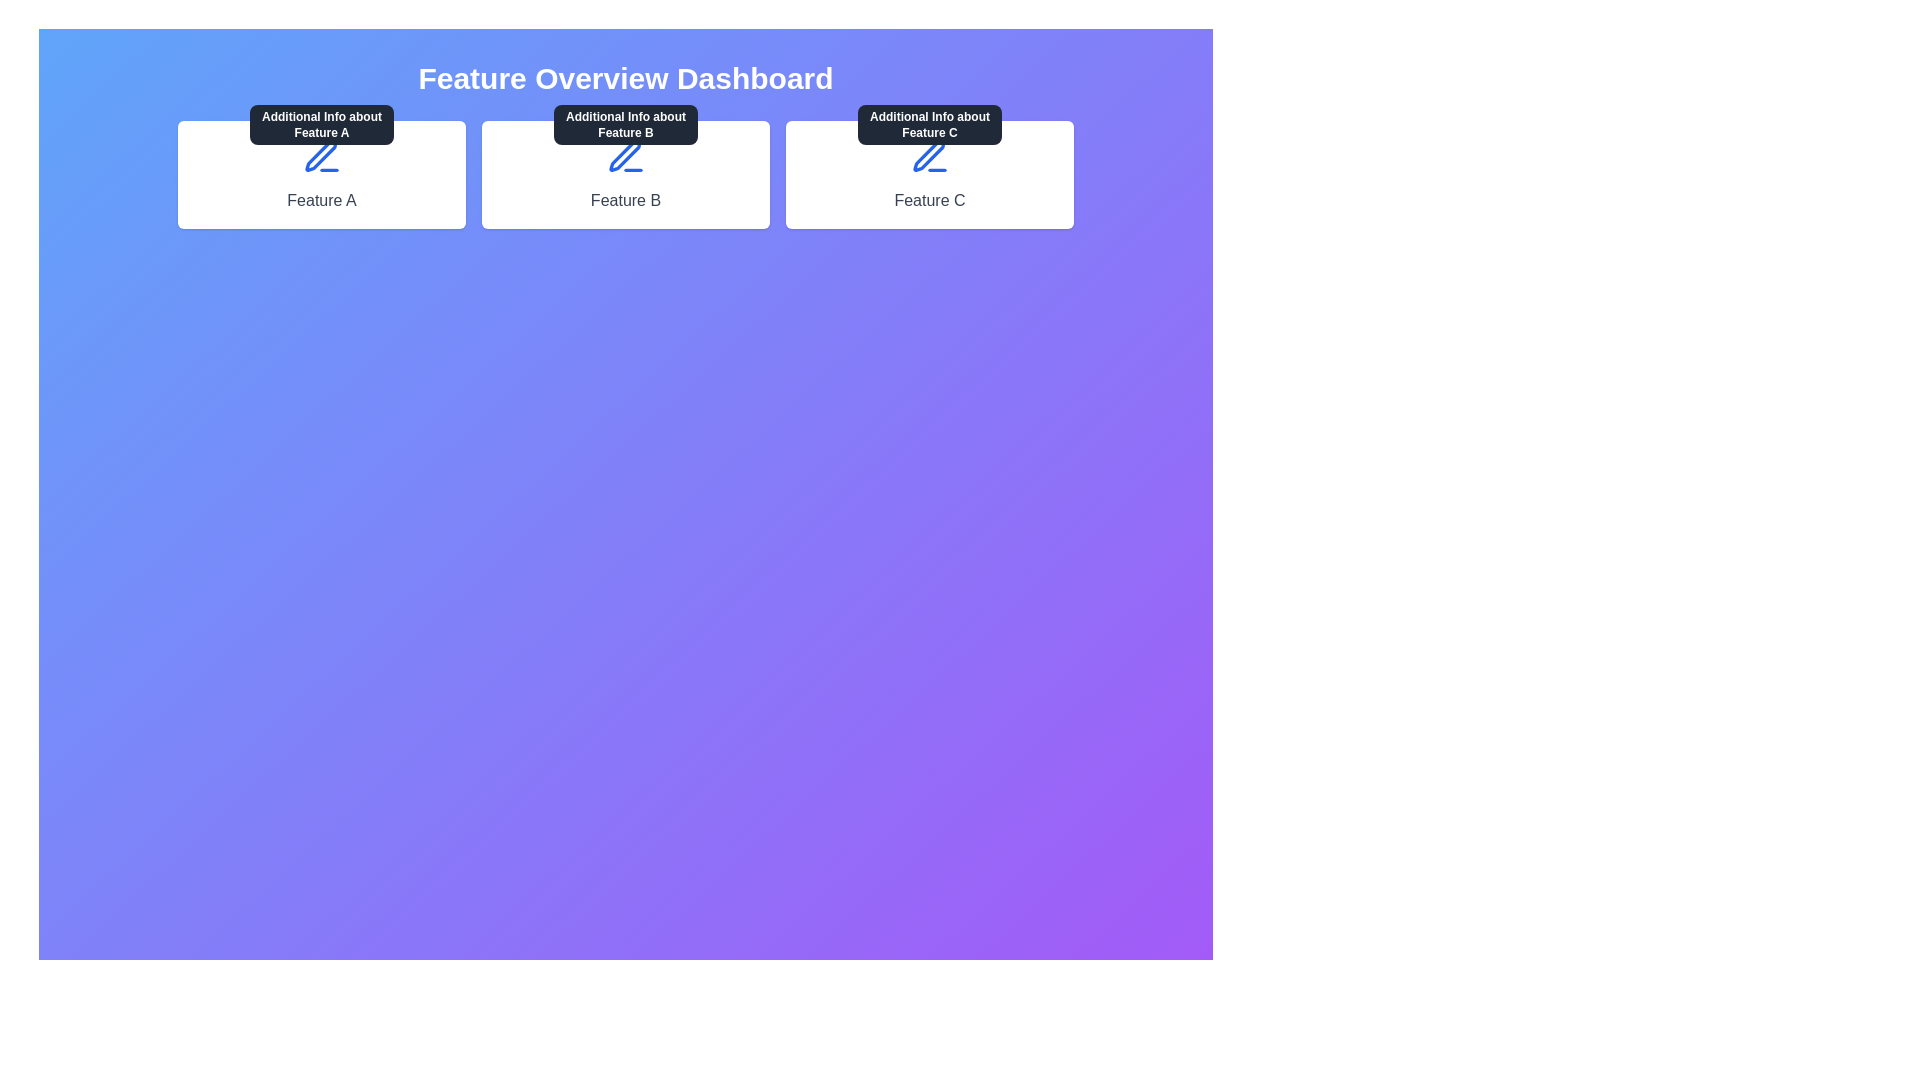 The image size is (1920, 1080). Describe the element at coordinates (624, 200) in the screenshot. I see `text of the descriptive label located at the bottom section of the central card among three horizontally aligned cards` at that location.